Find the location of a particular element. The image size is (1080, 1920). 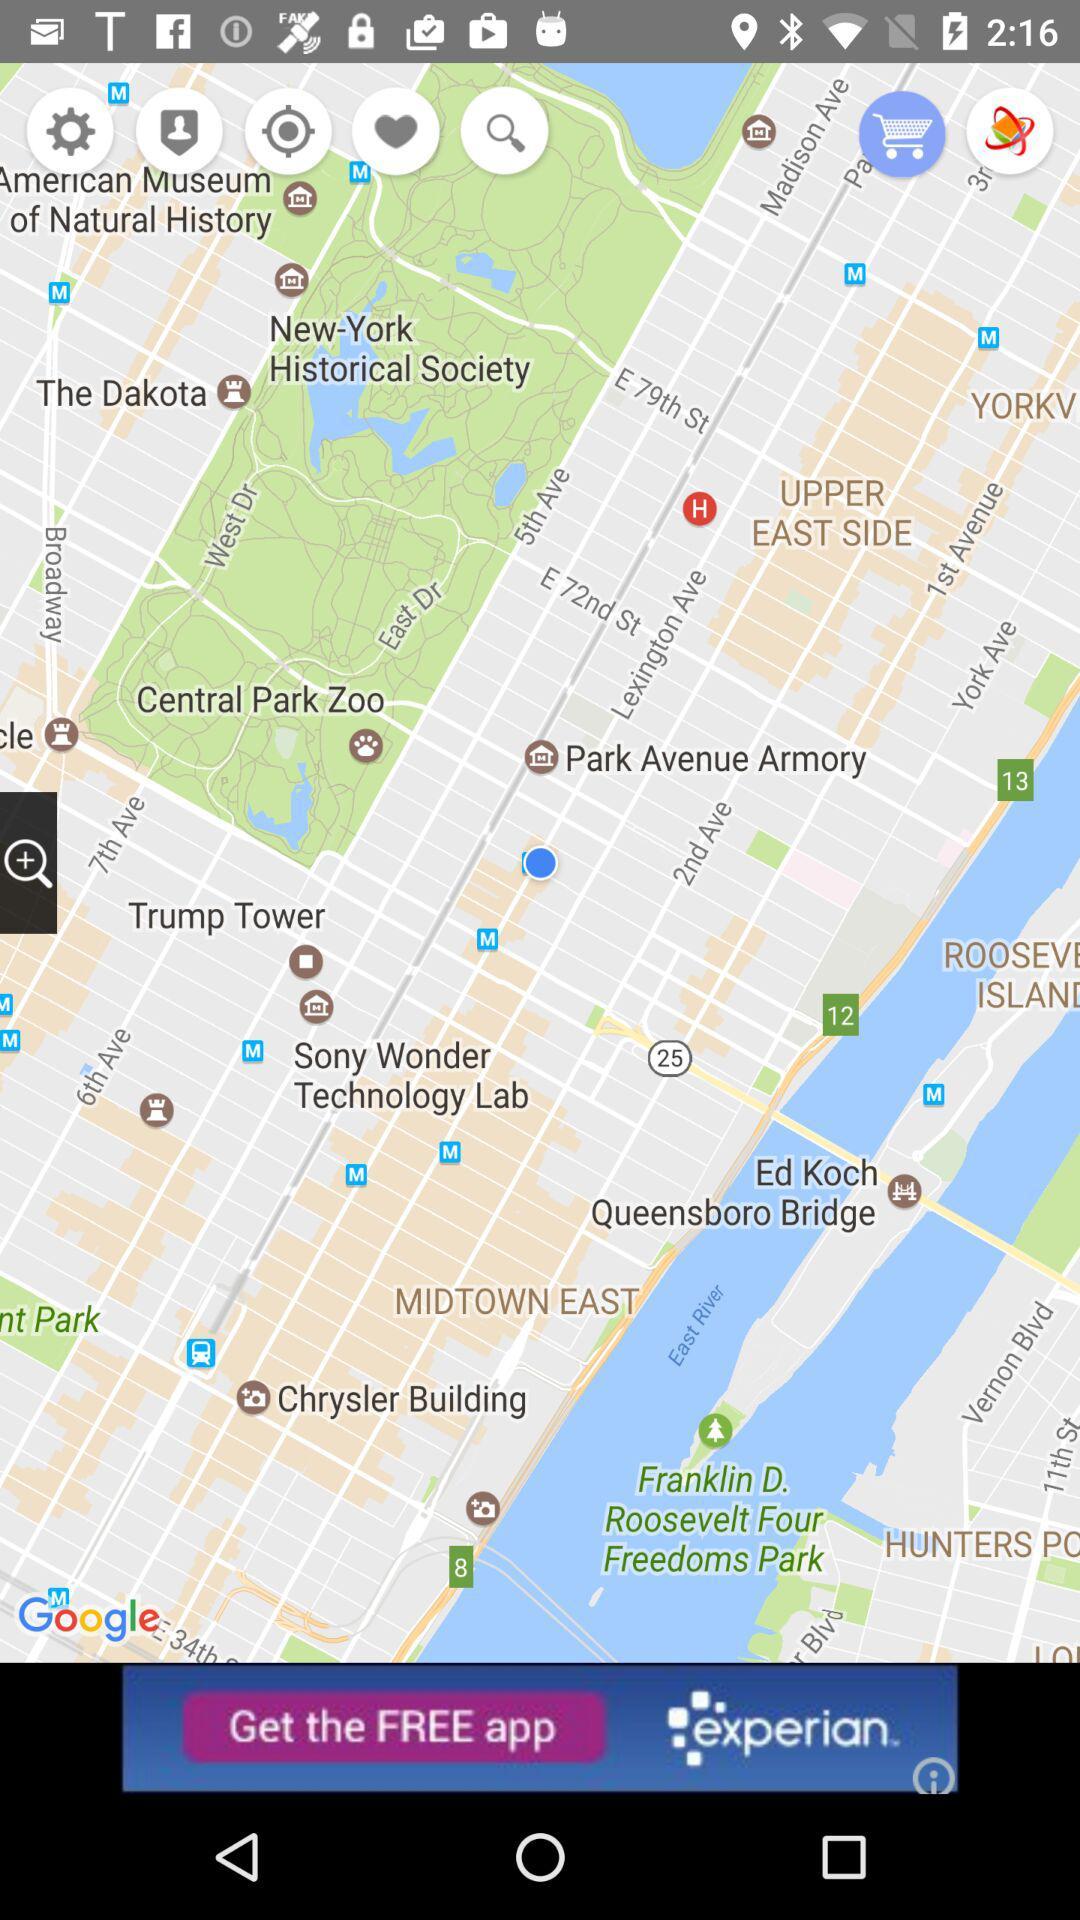

location is located at coordinates (283, 132).